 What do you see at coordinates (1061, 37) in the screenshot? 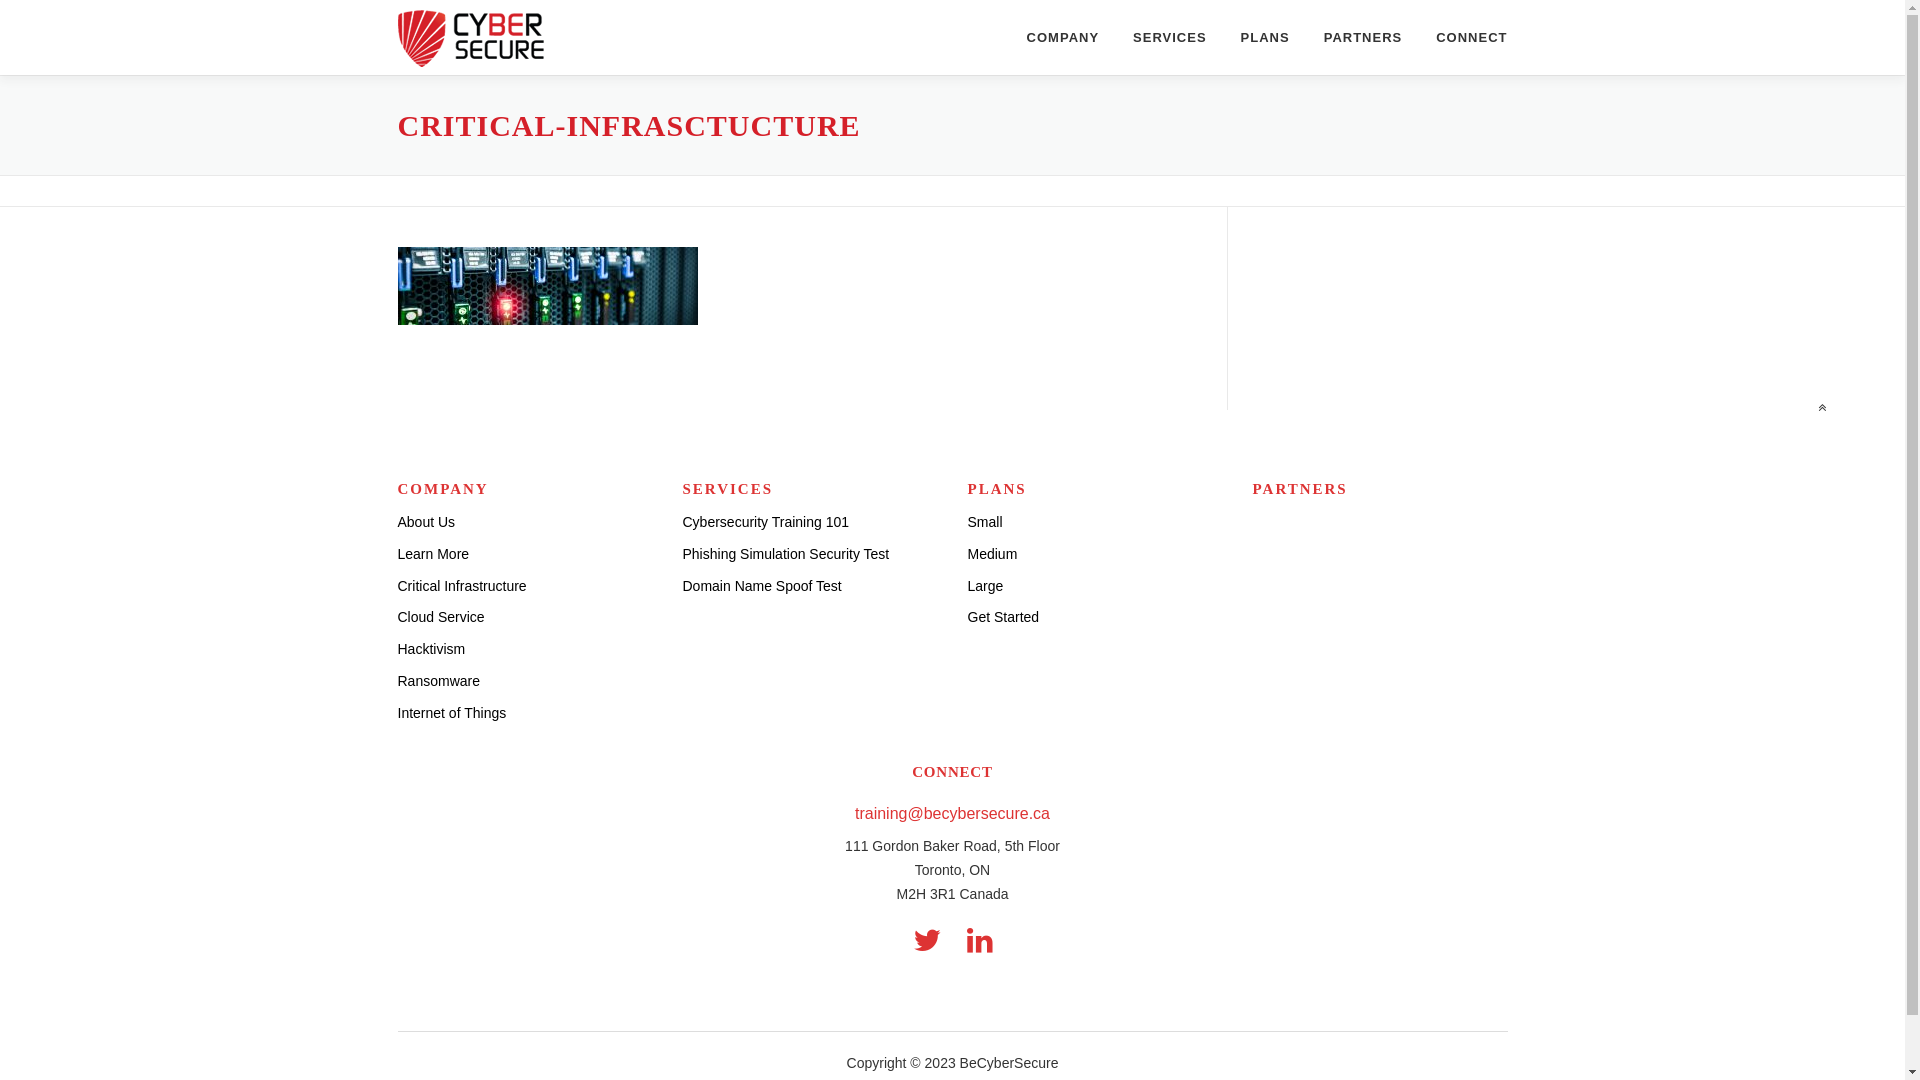
I see `'COMPANY'` at bounding box center [1061, 37].